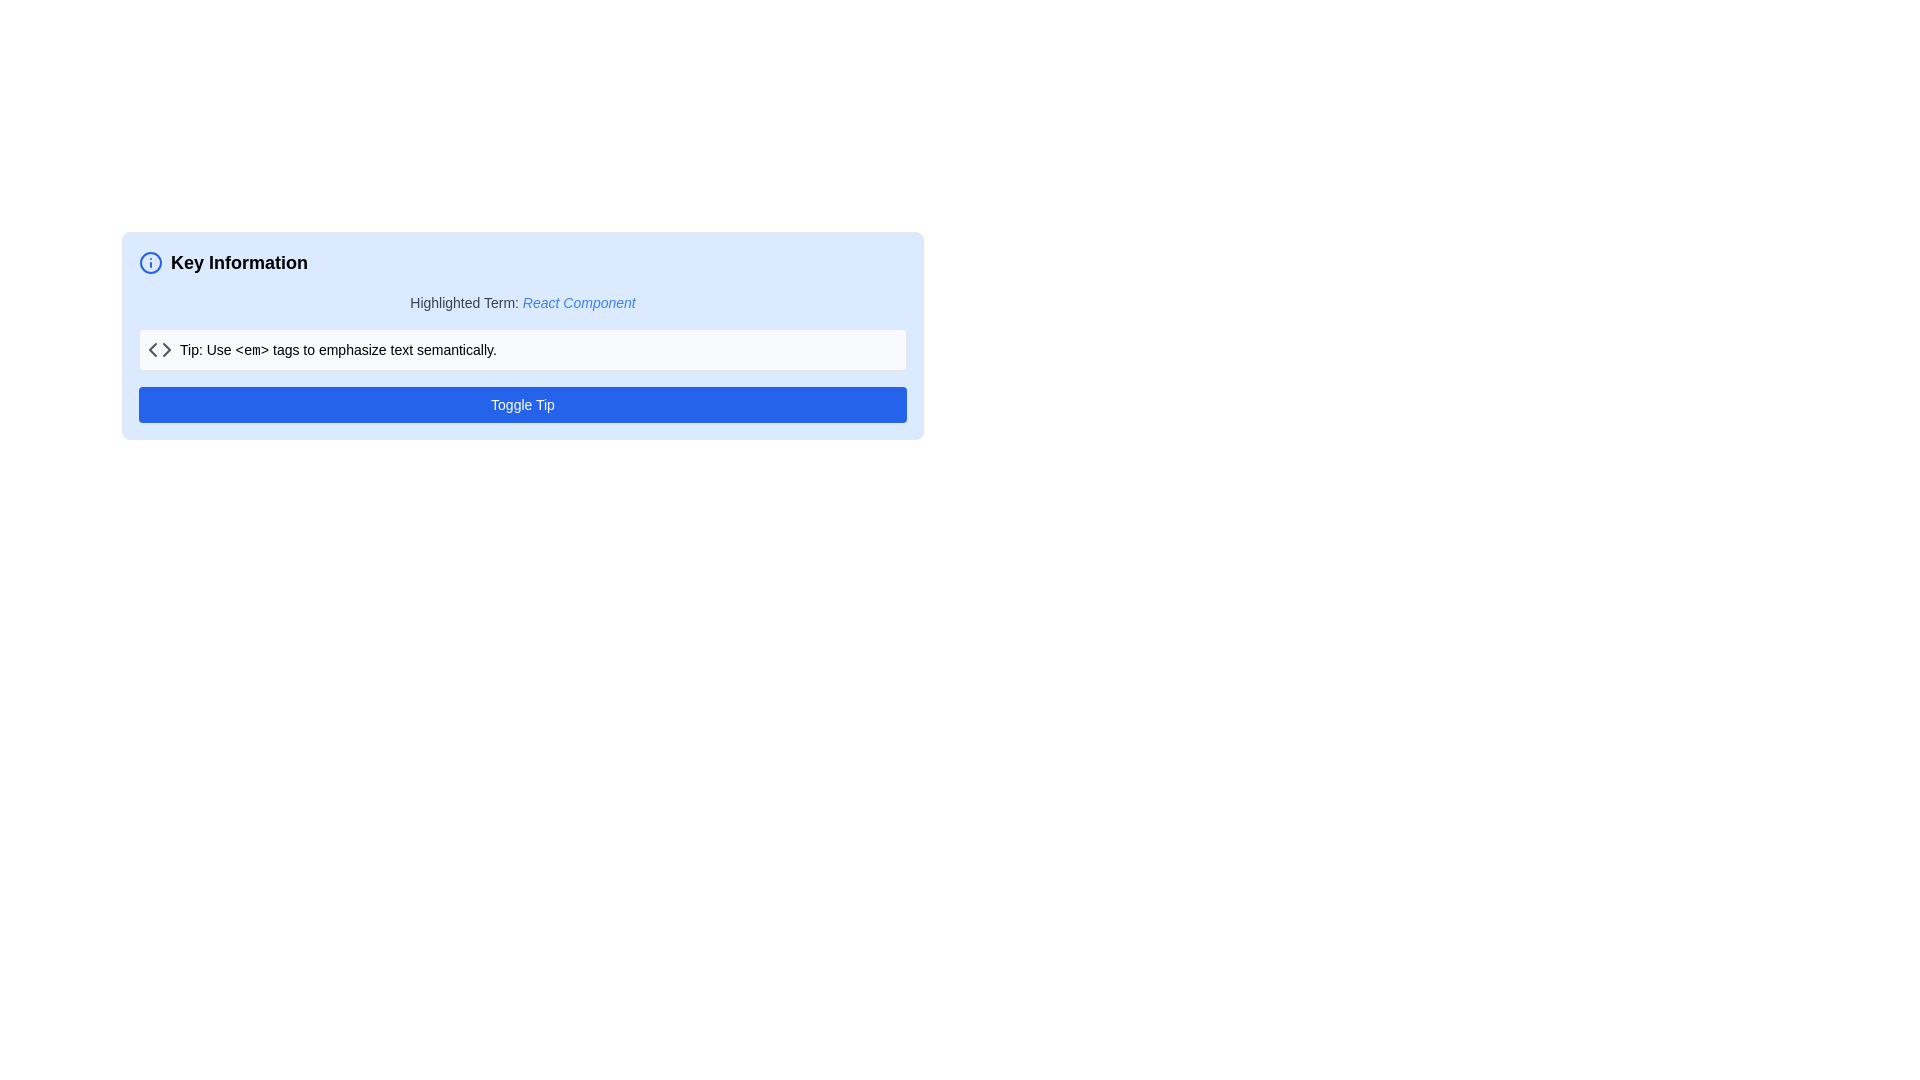  I want to click on the informational card that contains key data, tips, and an actionable button, centrally aligned in the interface, so click(523, 433).